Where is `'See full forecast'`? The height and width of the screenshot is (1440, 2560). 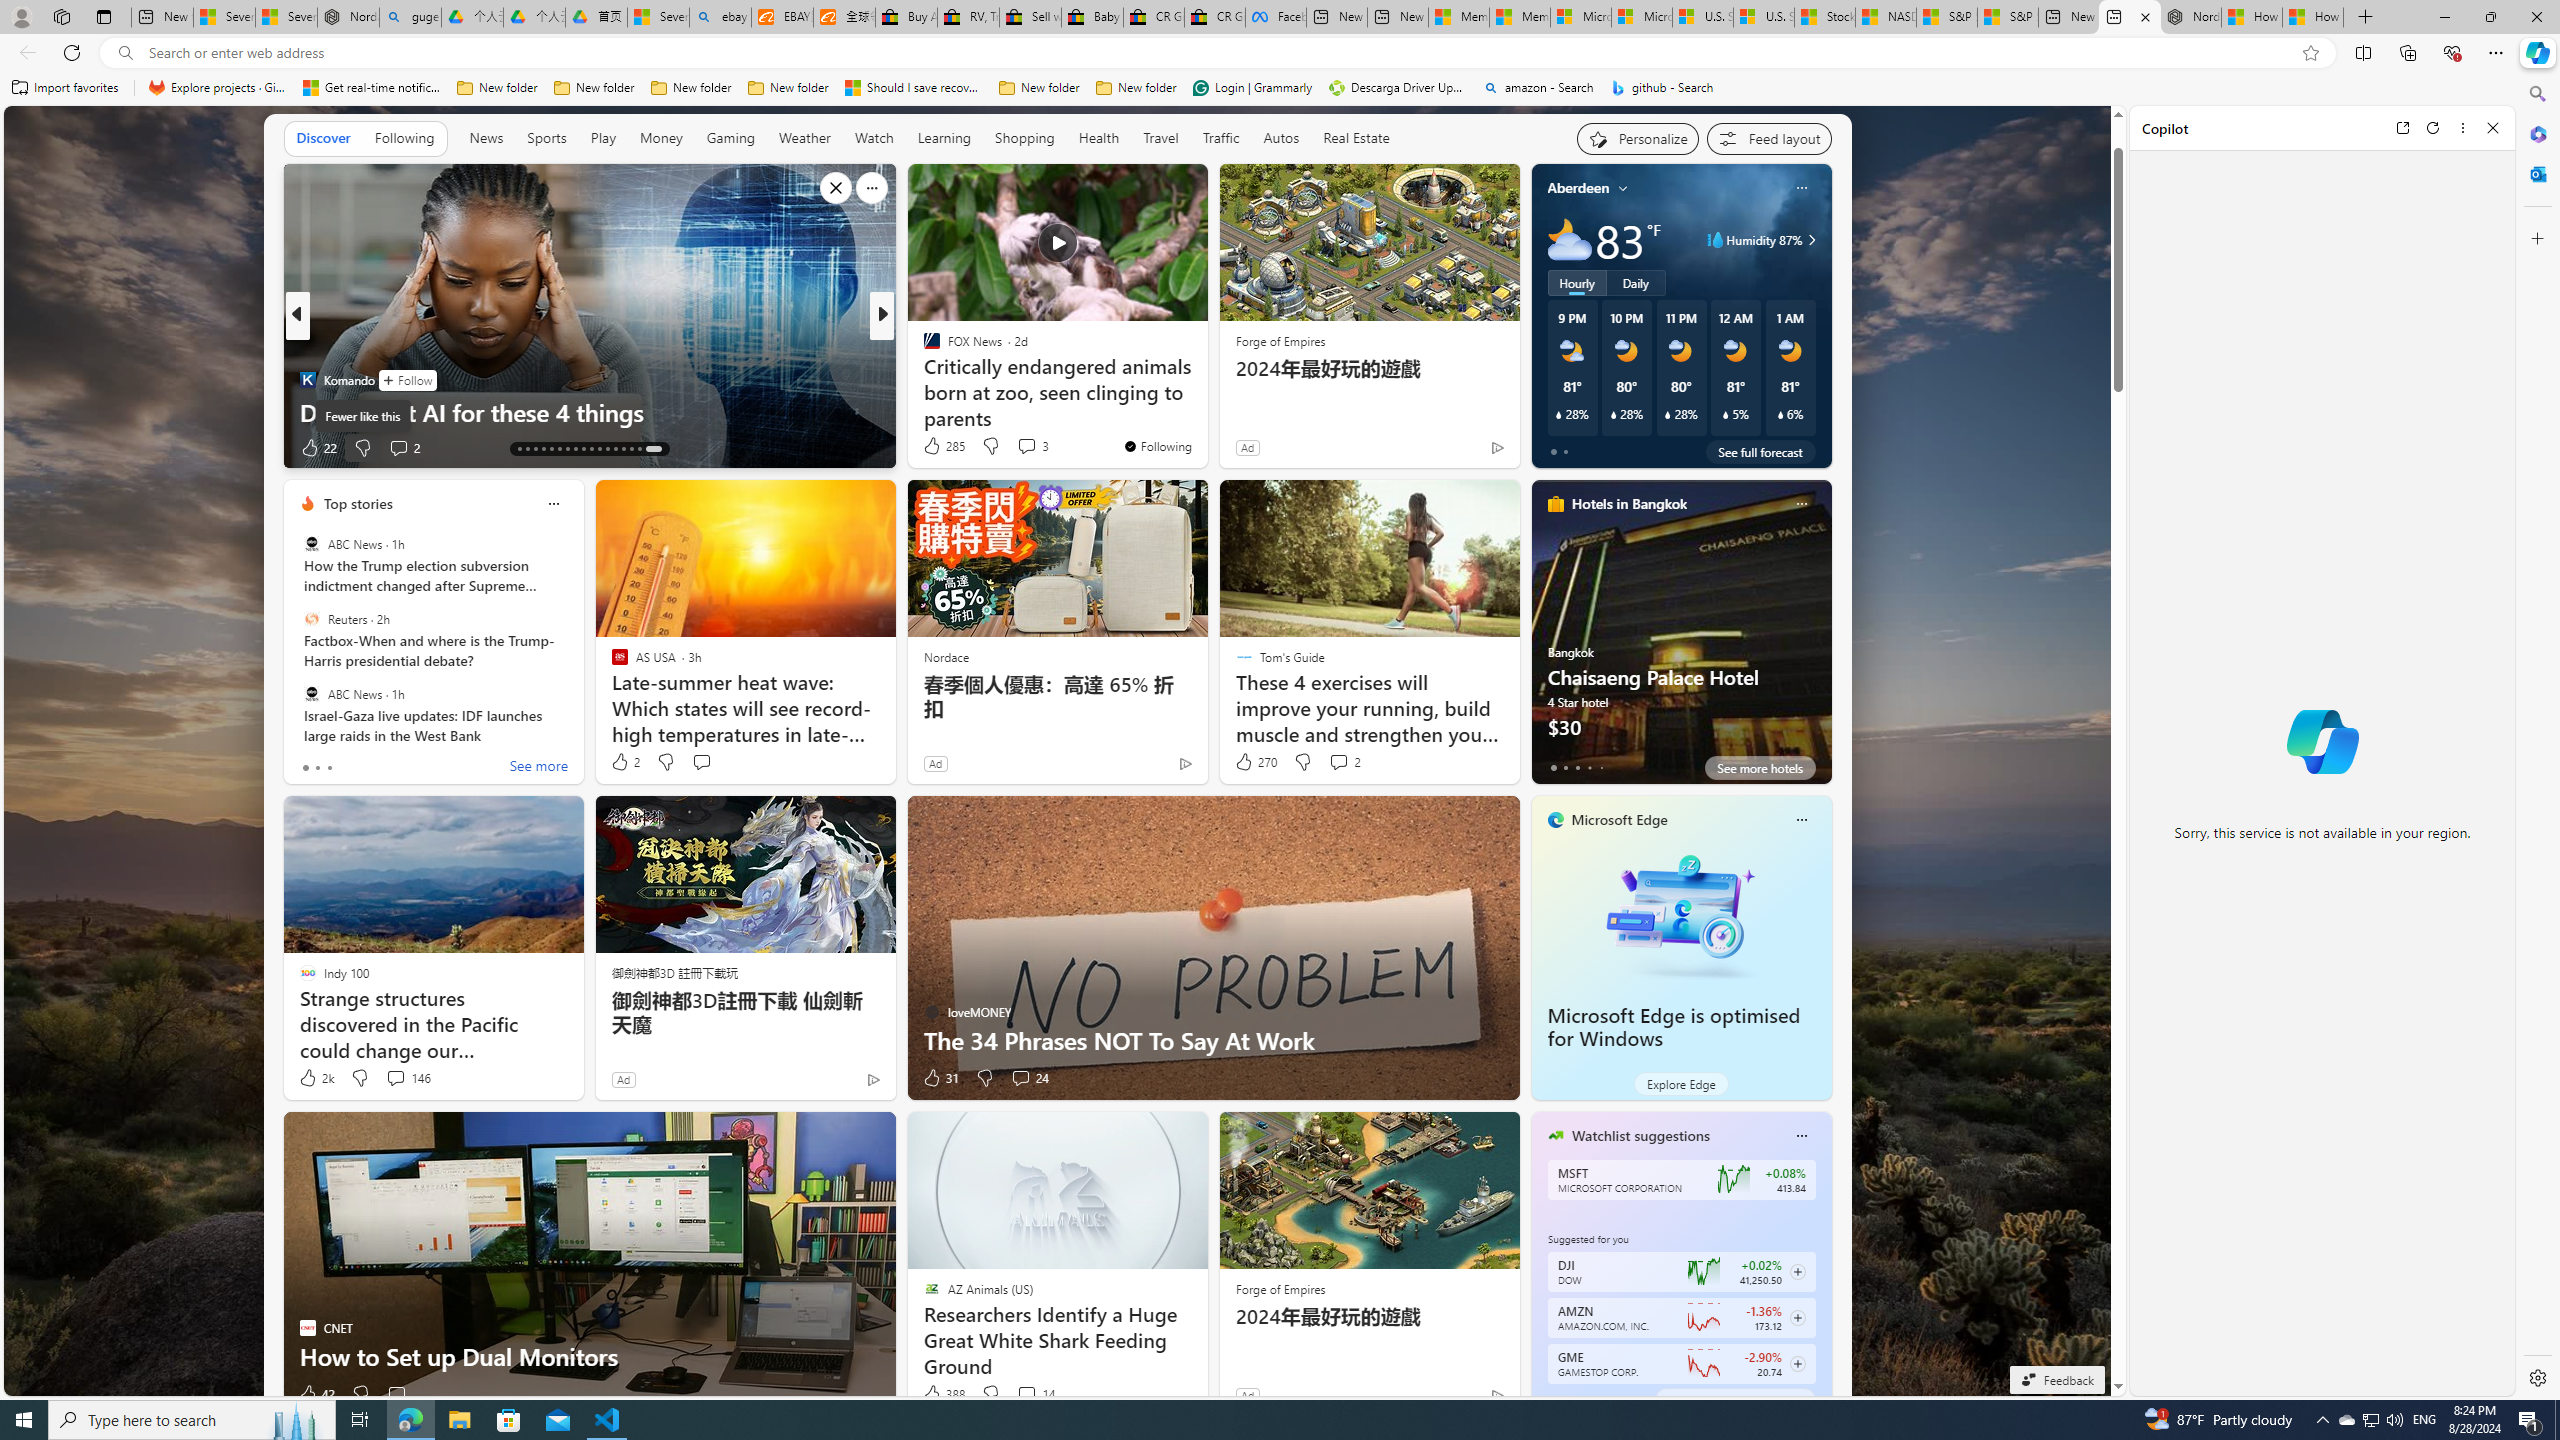 'See full forecast' is located at coordinates (1760, 451).